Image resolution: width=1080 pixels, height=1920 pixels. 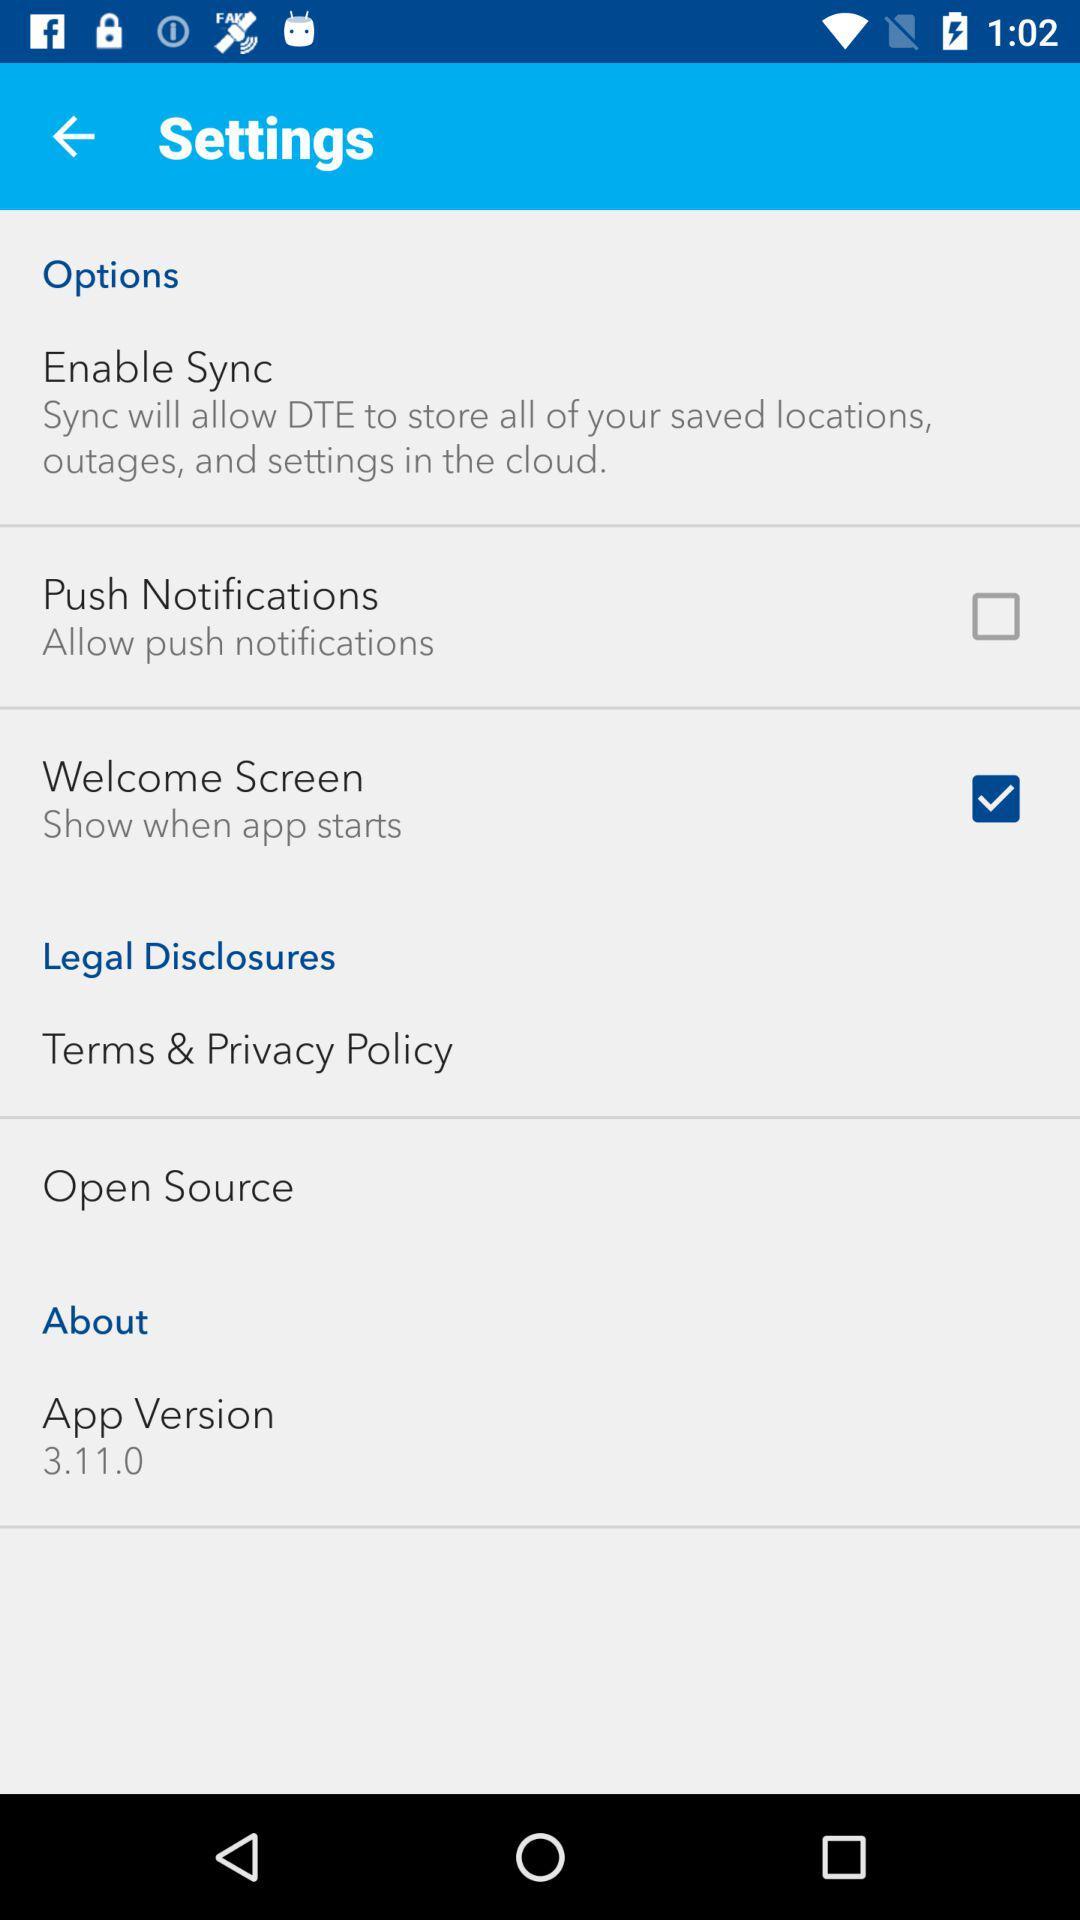 What do you see at coordinates (167, 1186) in the screenshot?
I see `open source item` at bounding box center [167, 1186].